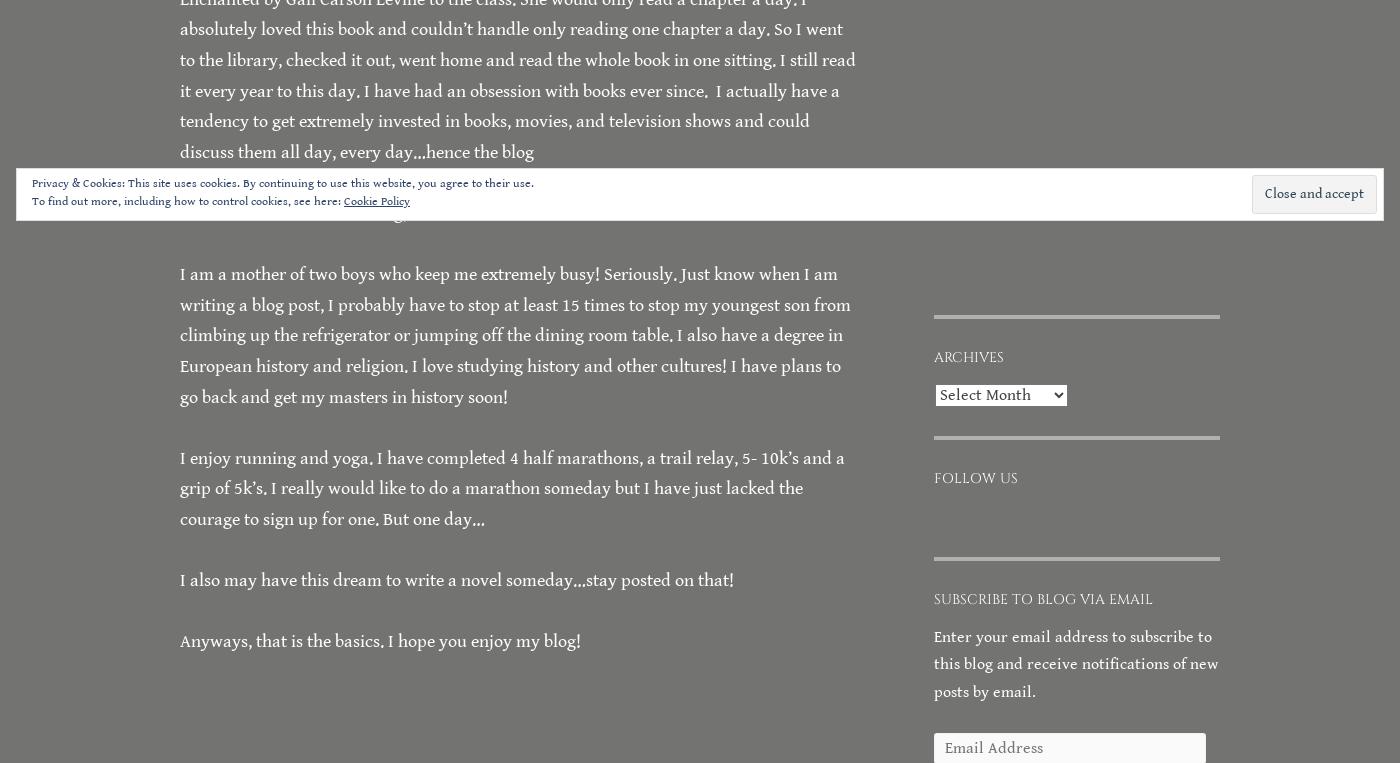 The height and width of the screenshot is (763, 1400). What do you see at coordinates (968, 355) in the screenshot?
I see `'Archives'` at bounding box center [968, 355].